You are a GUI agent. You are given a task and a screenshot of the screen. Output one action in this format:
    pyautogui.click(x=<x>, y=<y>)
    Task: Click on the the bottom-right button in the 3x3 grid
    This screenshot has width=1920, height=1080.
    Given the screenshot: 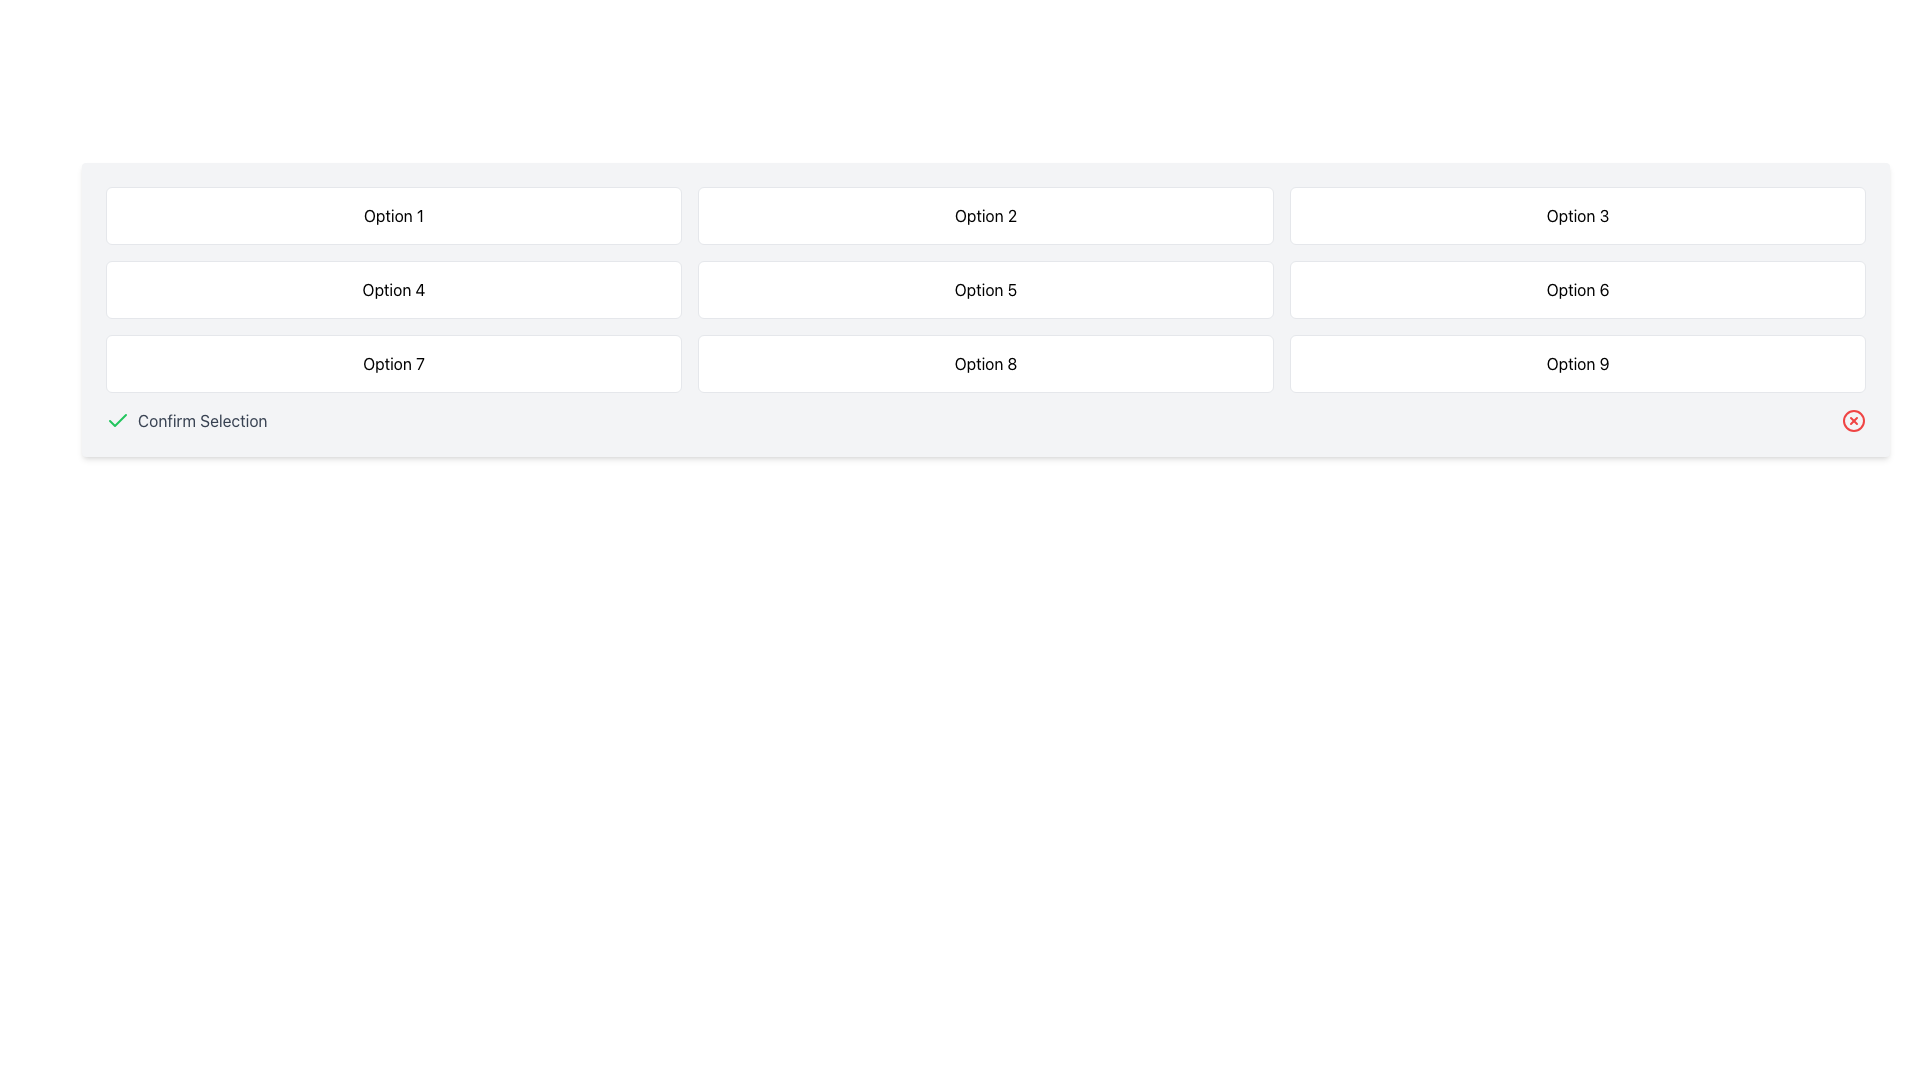 What is the action you would take?
    pyautogui.click(x=1577, y=363)
    